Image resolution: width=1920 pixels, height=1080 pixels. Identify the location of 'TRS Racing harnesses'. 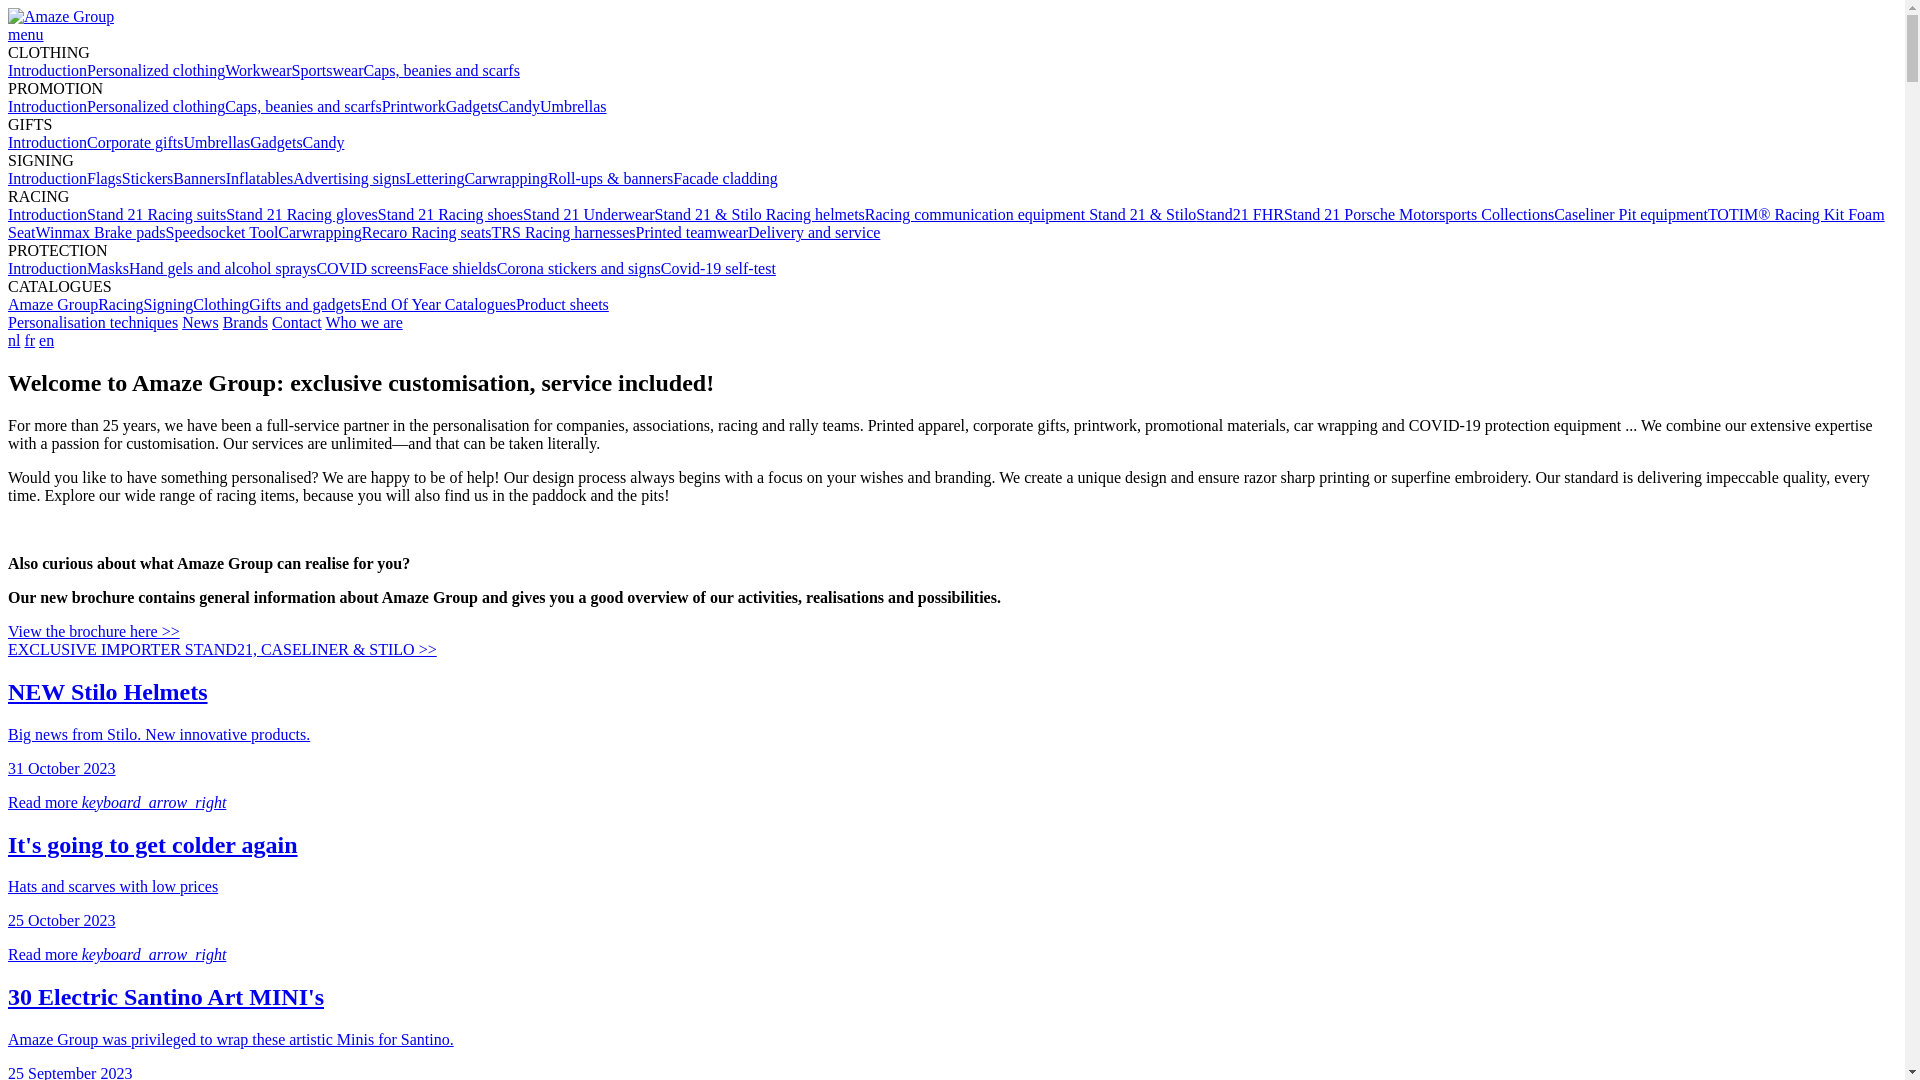
(491, 231).